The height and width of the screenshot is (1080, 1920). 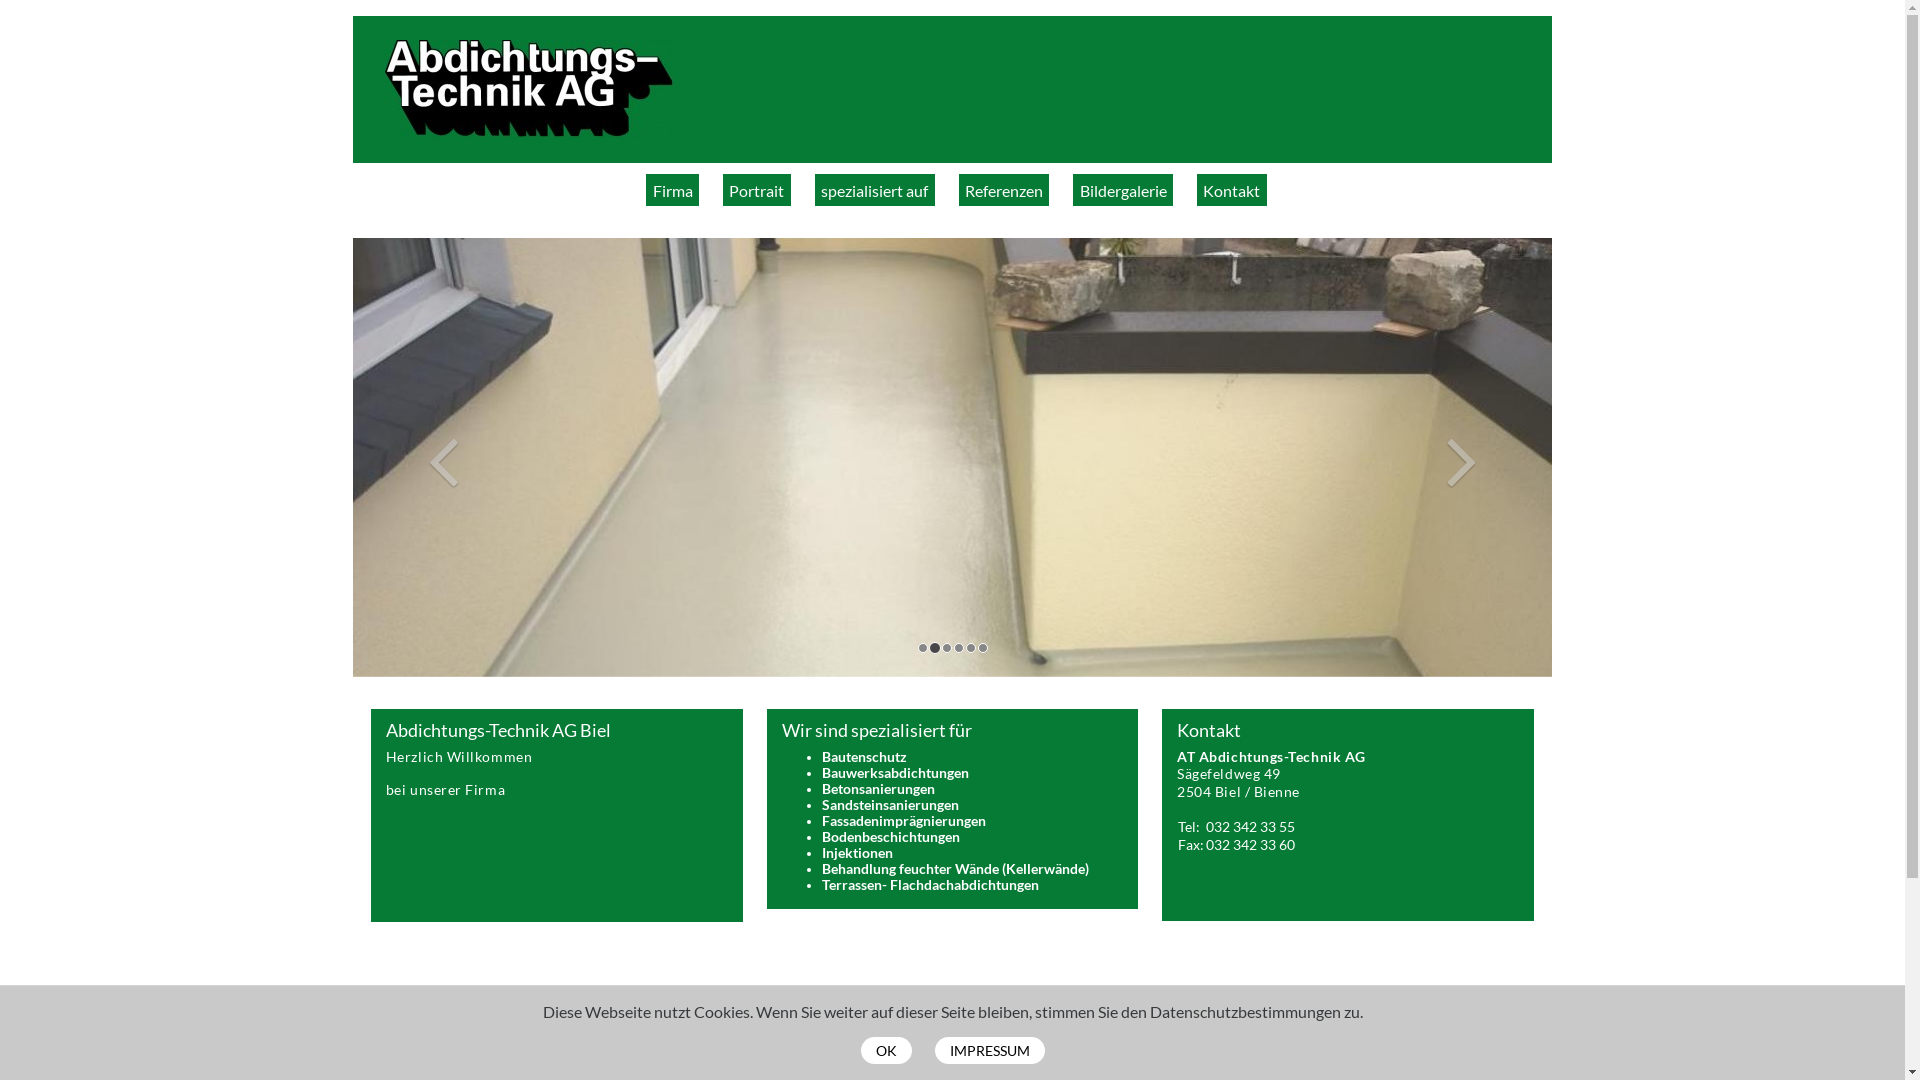 What do you see at coordinates (884, 1049) in the screenshot?
I see `'OK'` at bounding box center [884, 1049].